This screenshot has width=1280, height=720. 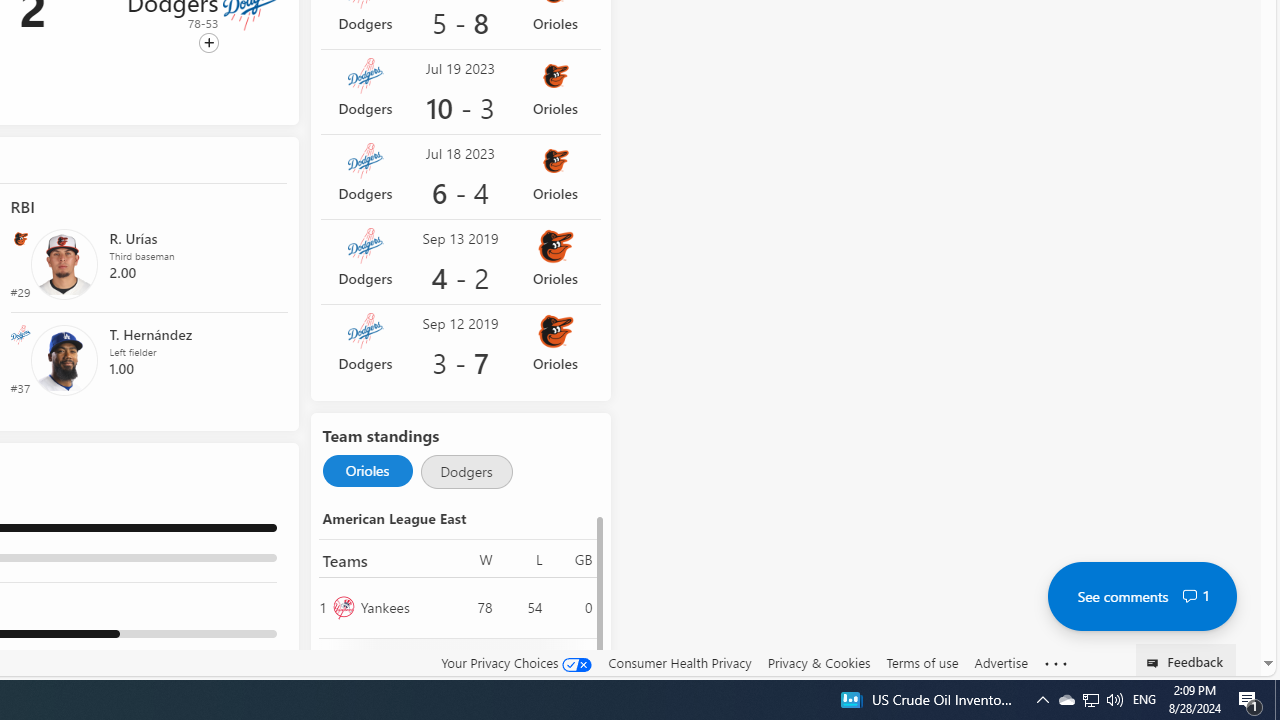 What do you see at coordinates (367, 470) in the screenshot?
I see `'Selected Orioles'` at bounding box center [367, 470].